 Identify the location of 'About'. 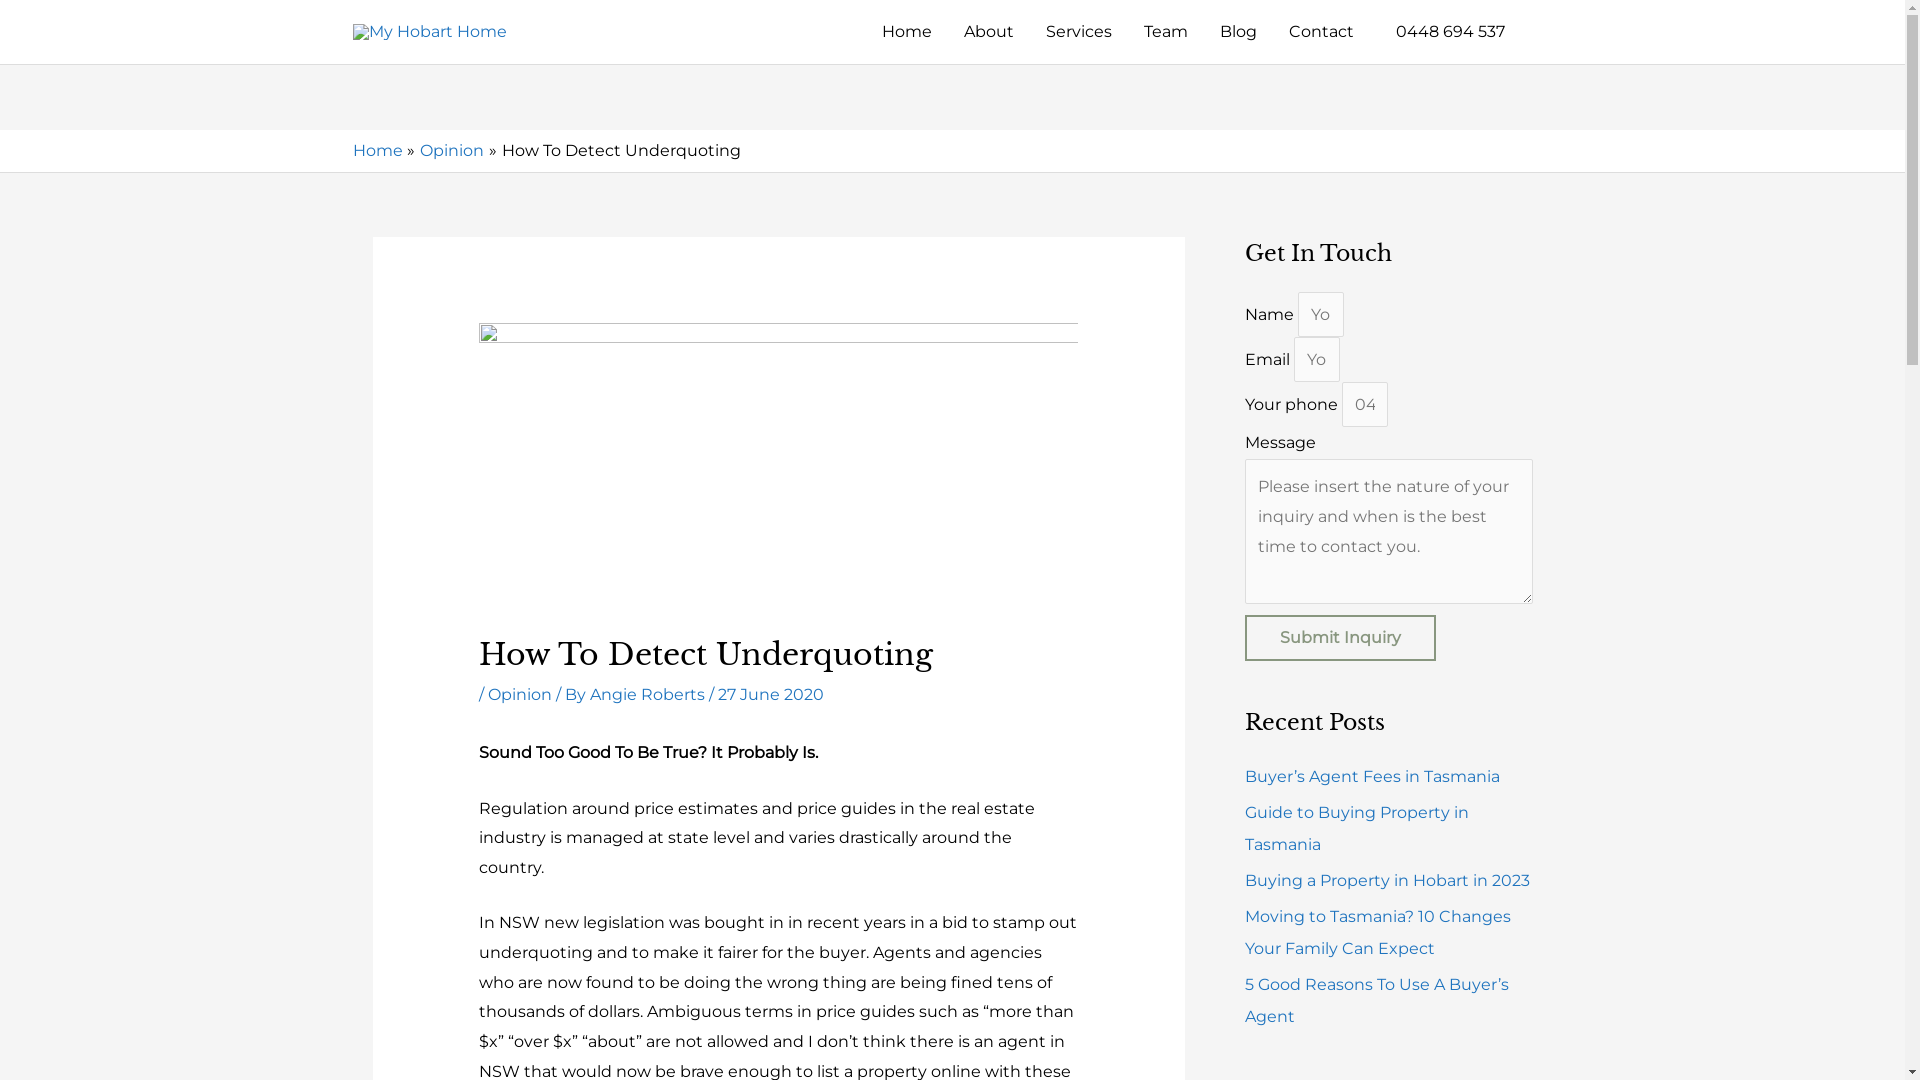
(988, 31).